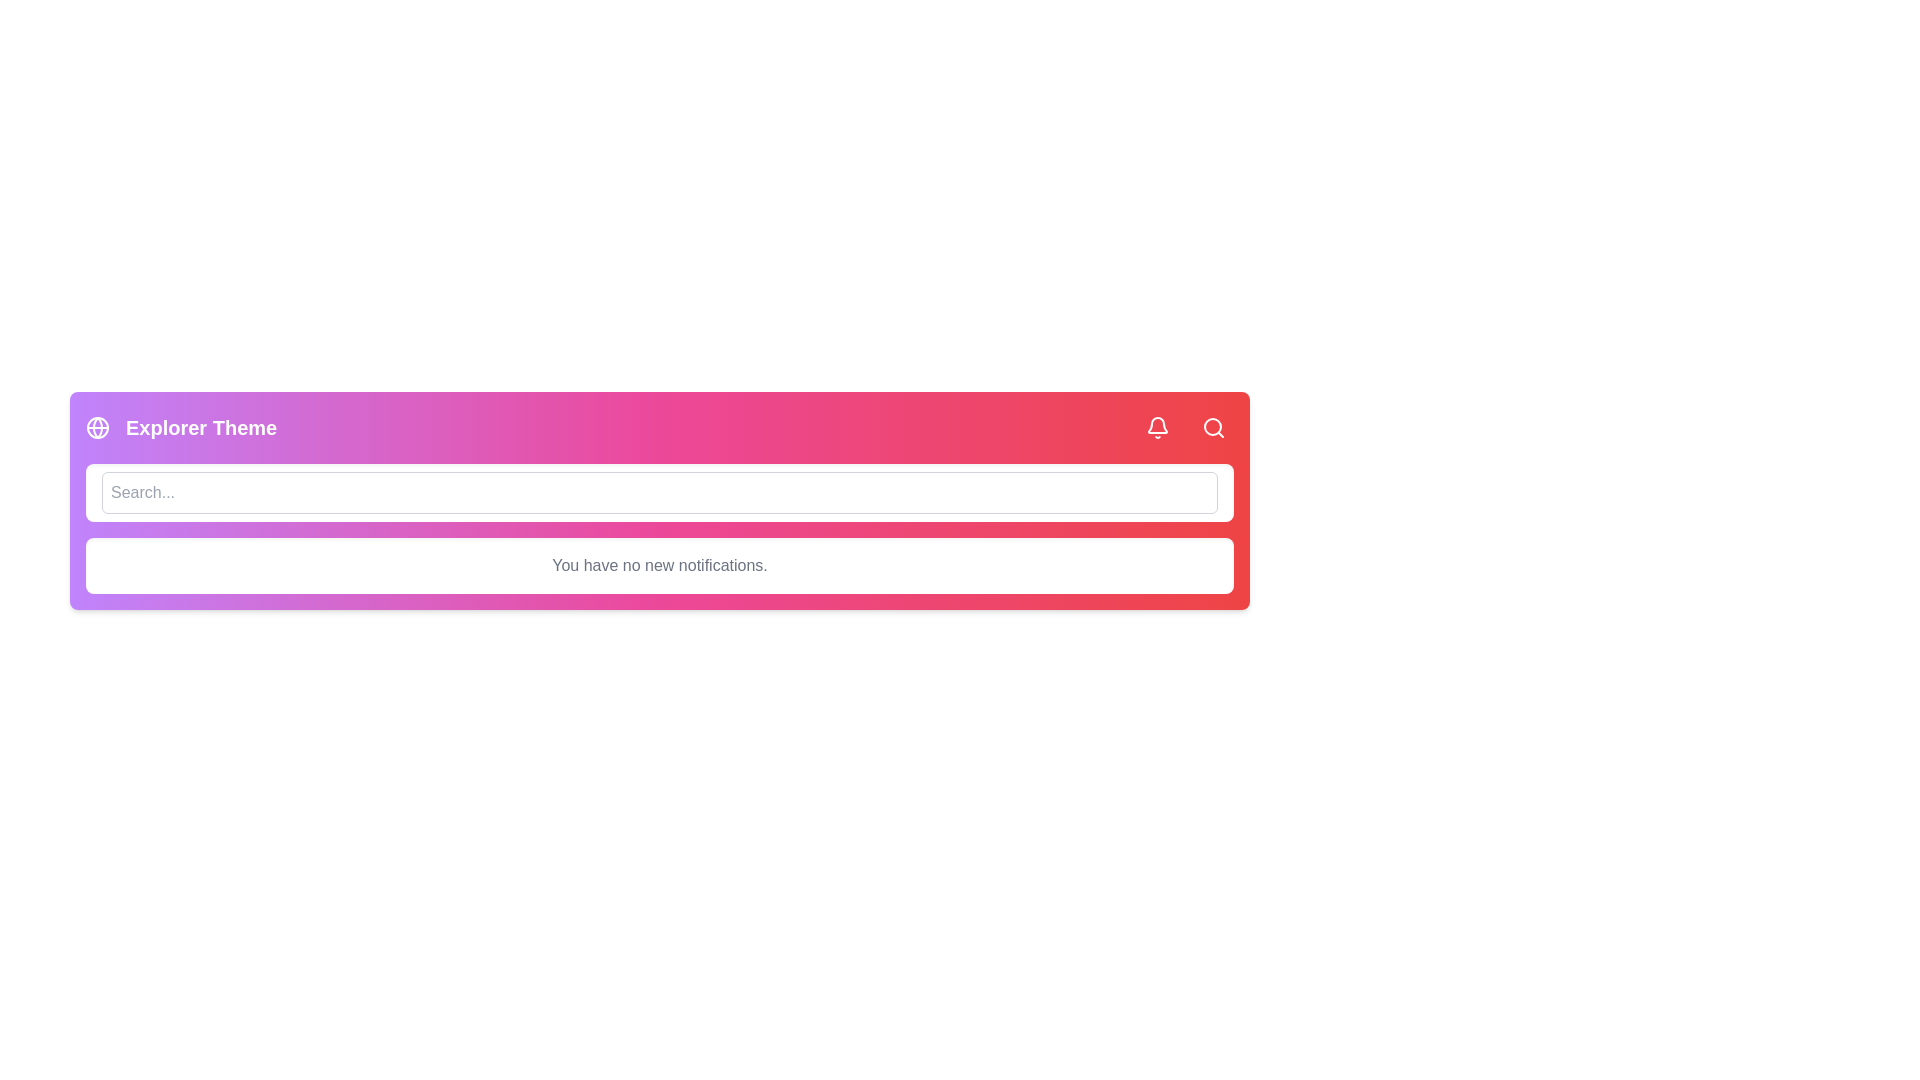  I want to click on the circular globe icon with a thin line art design, which is the first element on the left in the gradient header section, so click(96, 427).